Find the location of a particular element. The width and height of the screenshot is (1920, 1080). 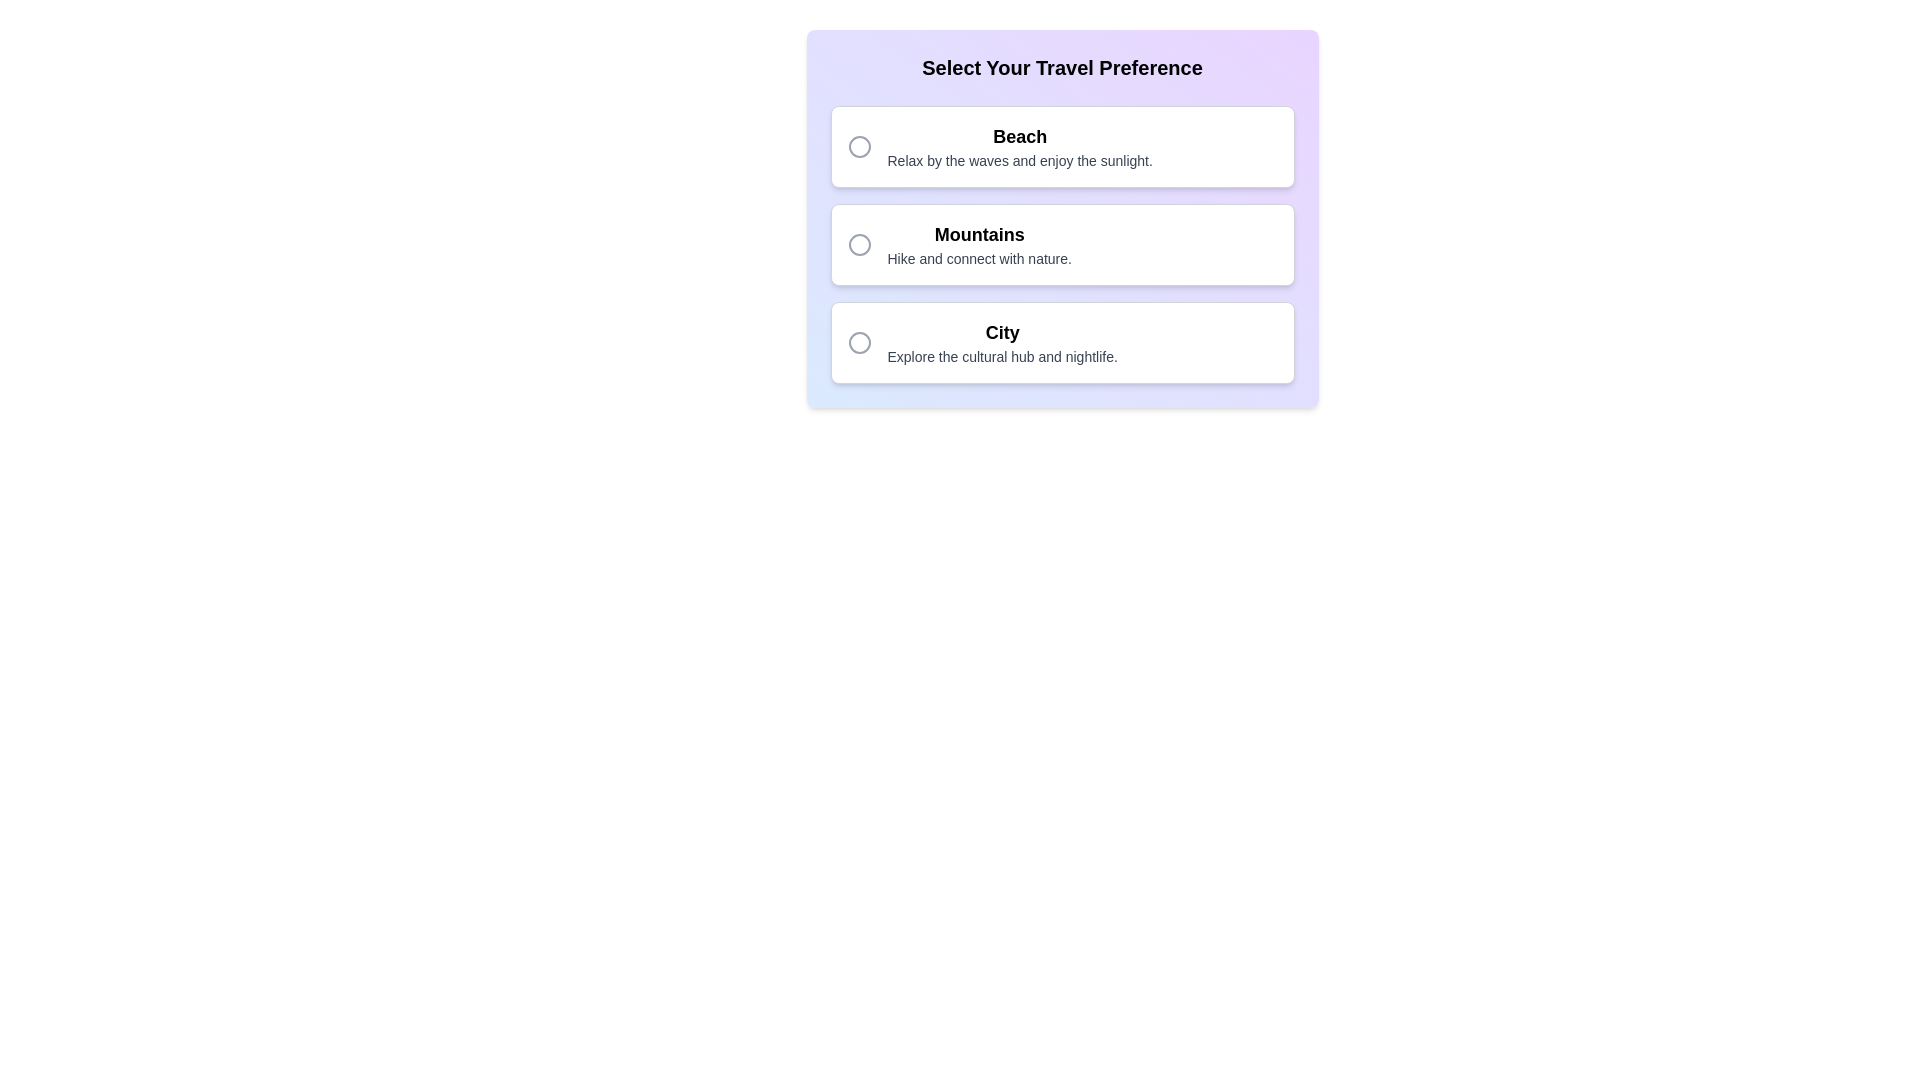

the circular gray icon with an outlined border is located at coordinates (859, 342).